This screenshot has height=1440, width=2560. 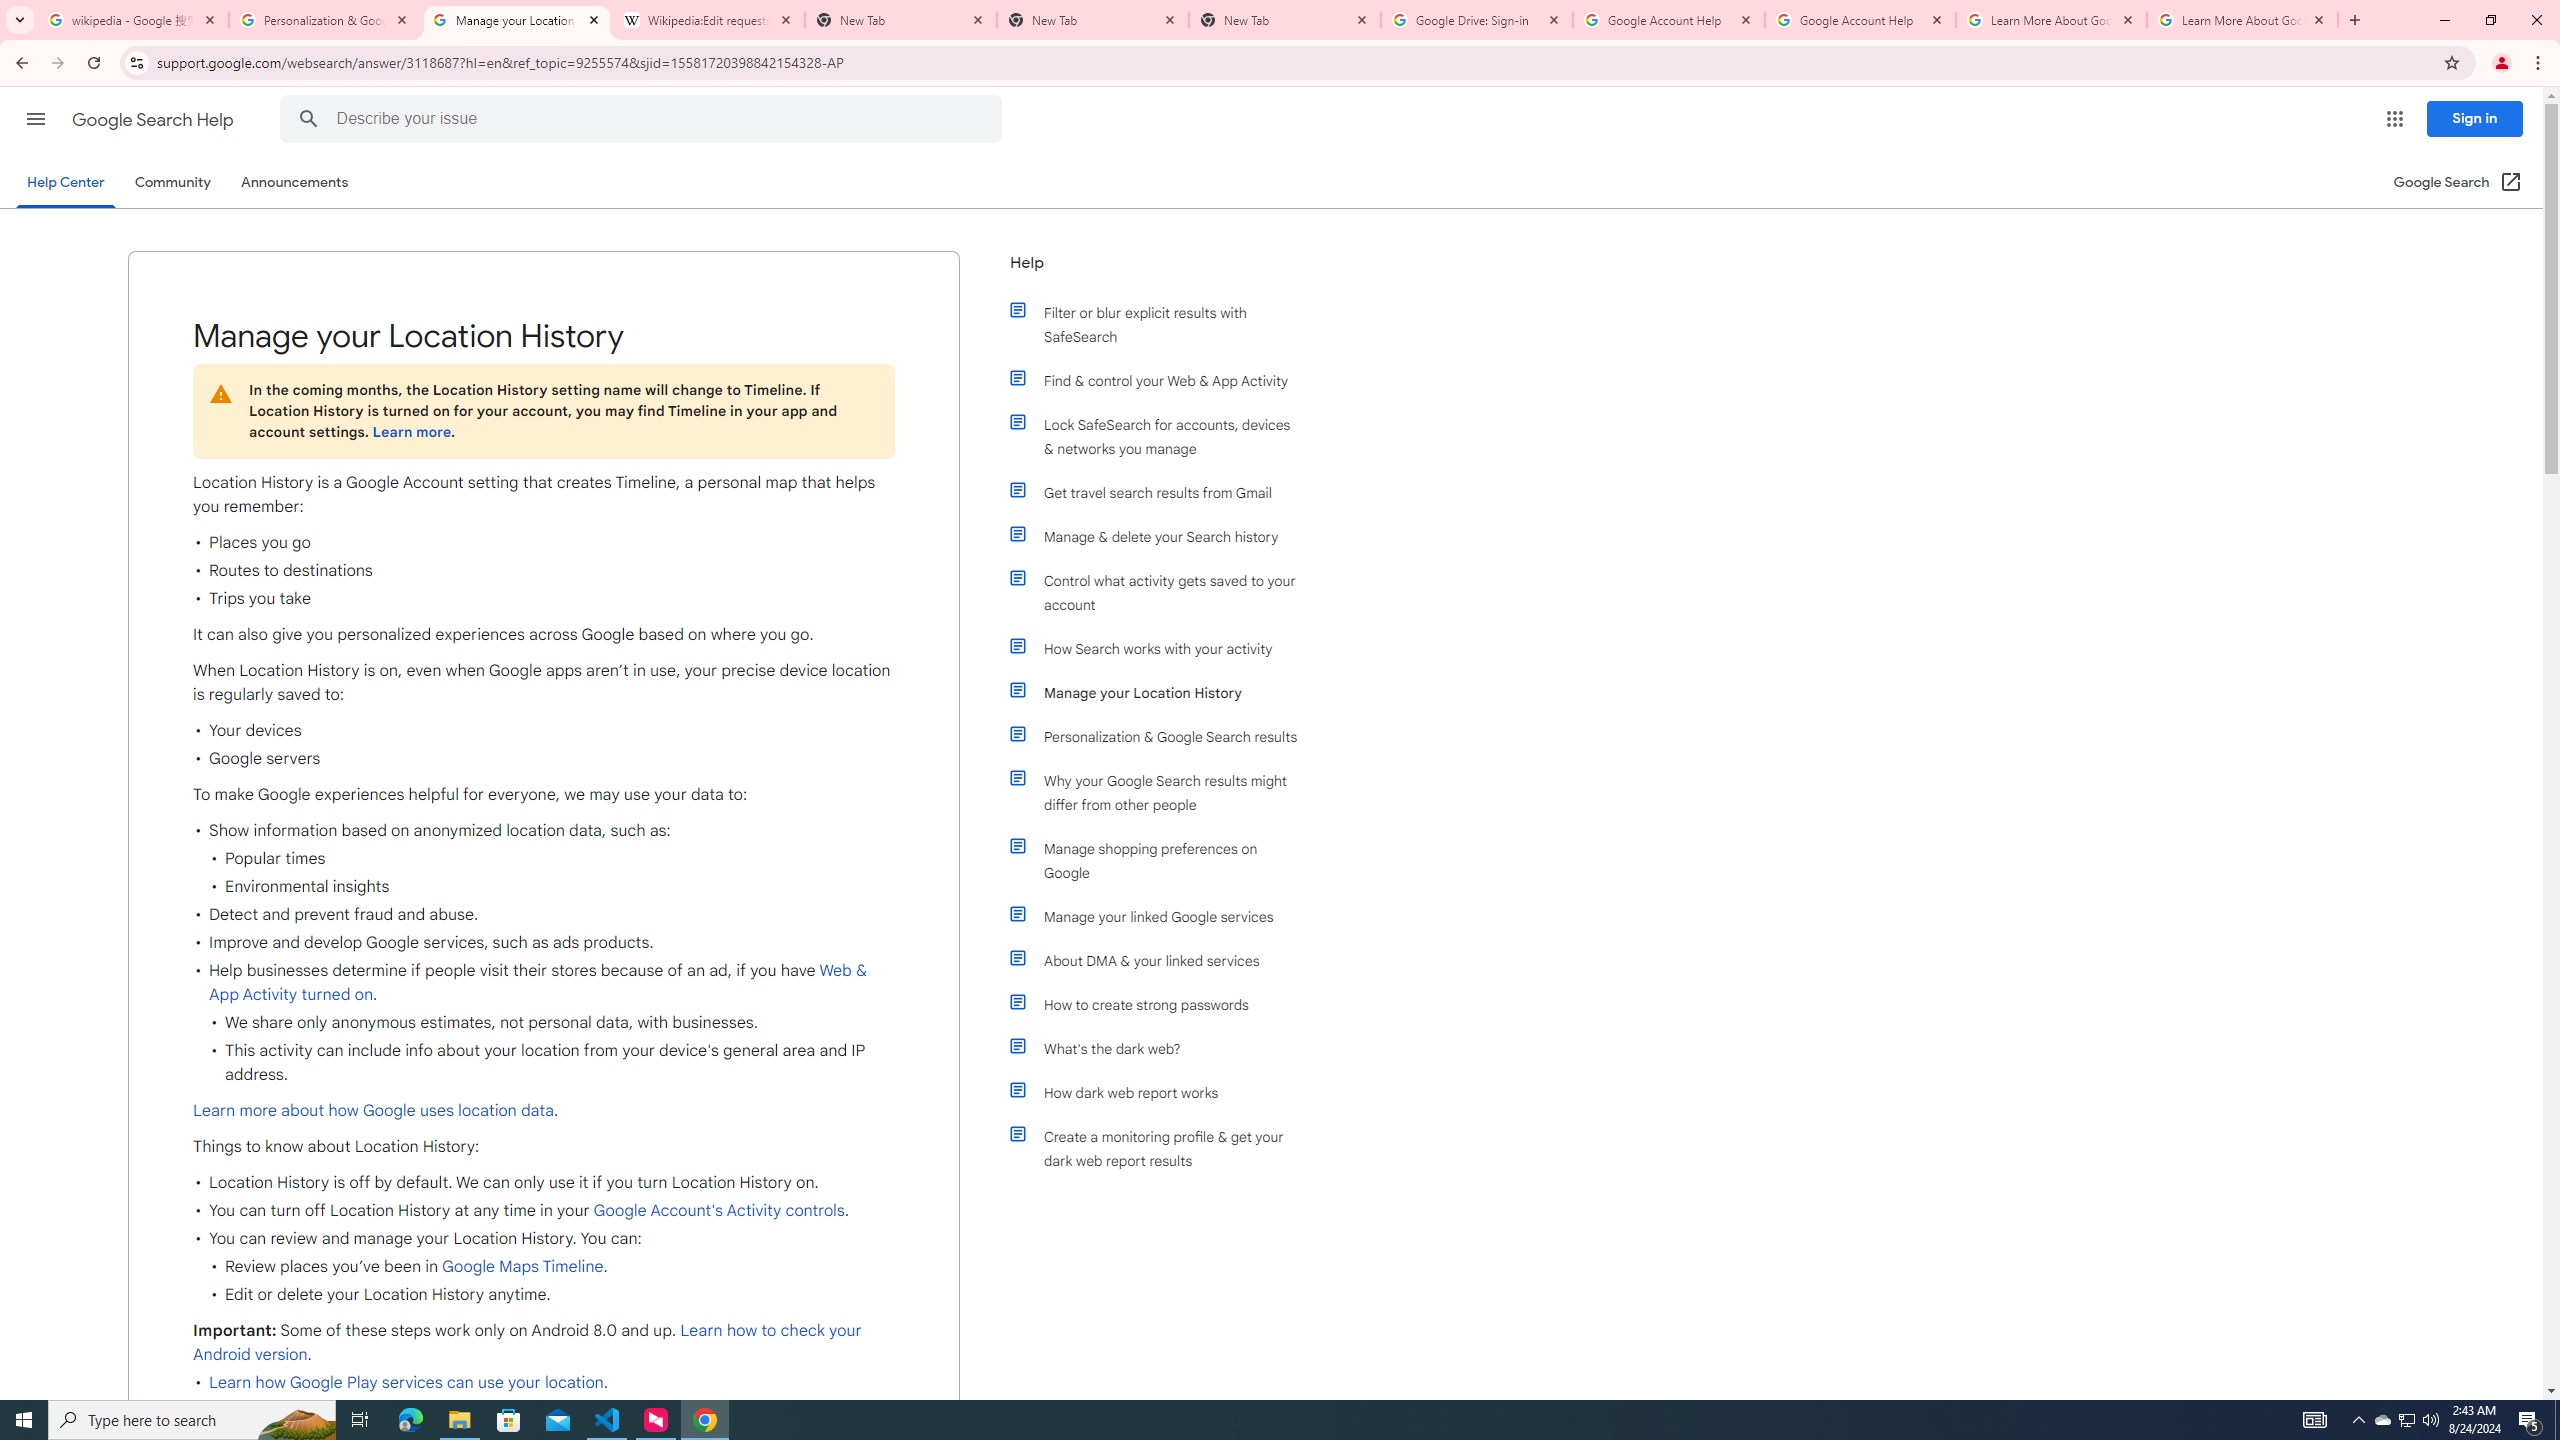 What do you see at coordinates (1162, 379) in the screenshot?
I see `'Find & control your Web & App Activity'` at bounding box center [1162, 379].